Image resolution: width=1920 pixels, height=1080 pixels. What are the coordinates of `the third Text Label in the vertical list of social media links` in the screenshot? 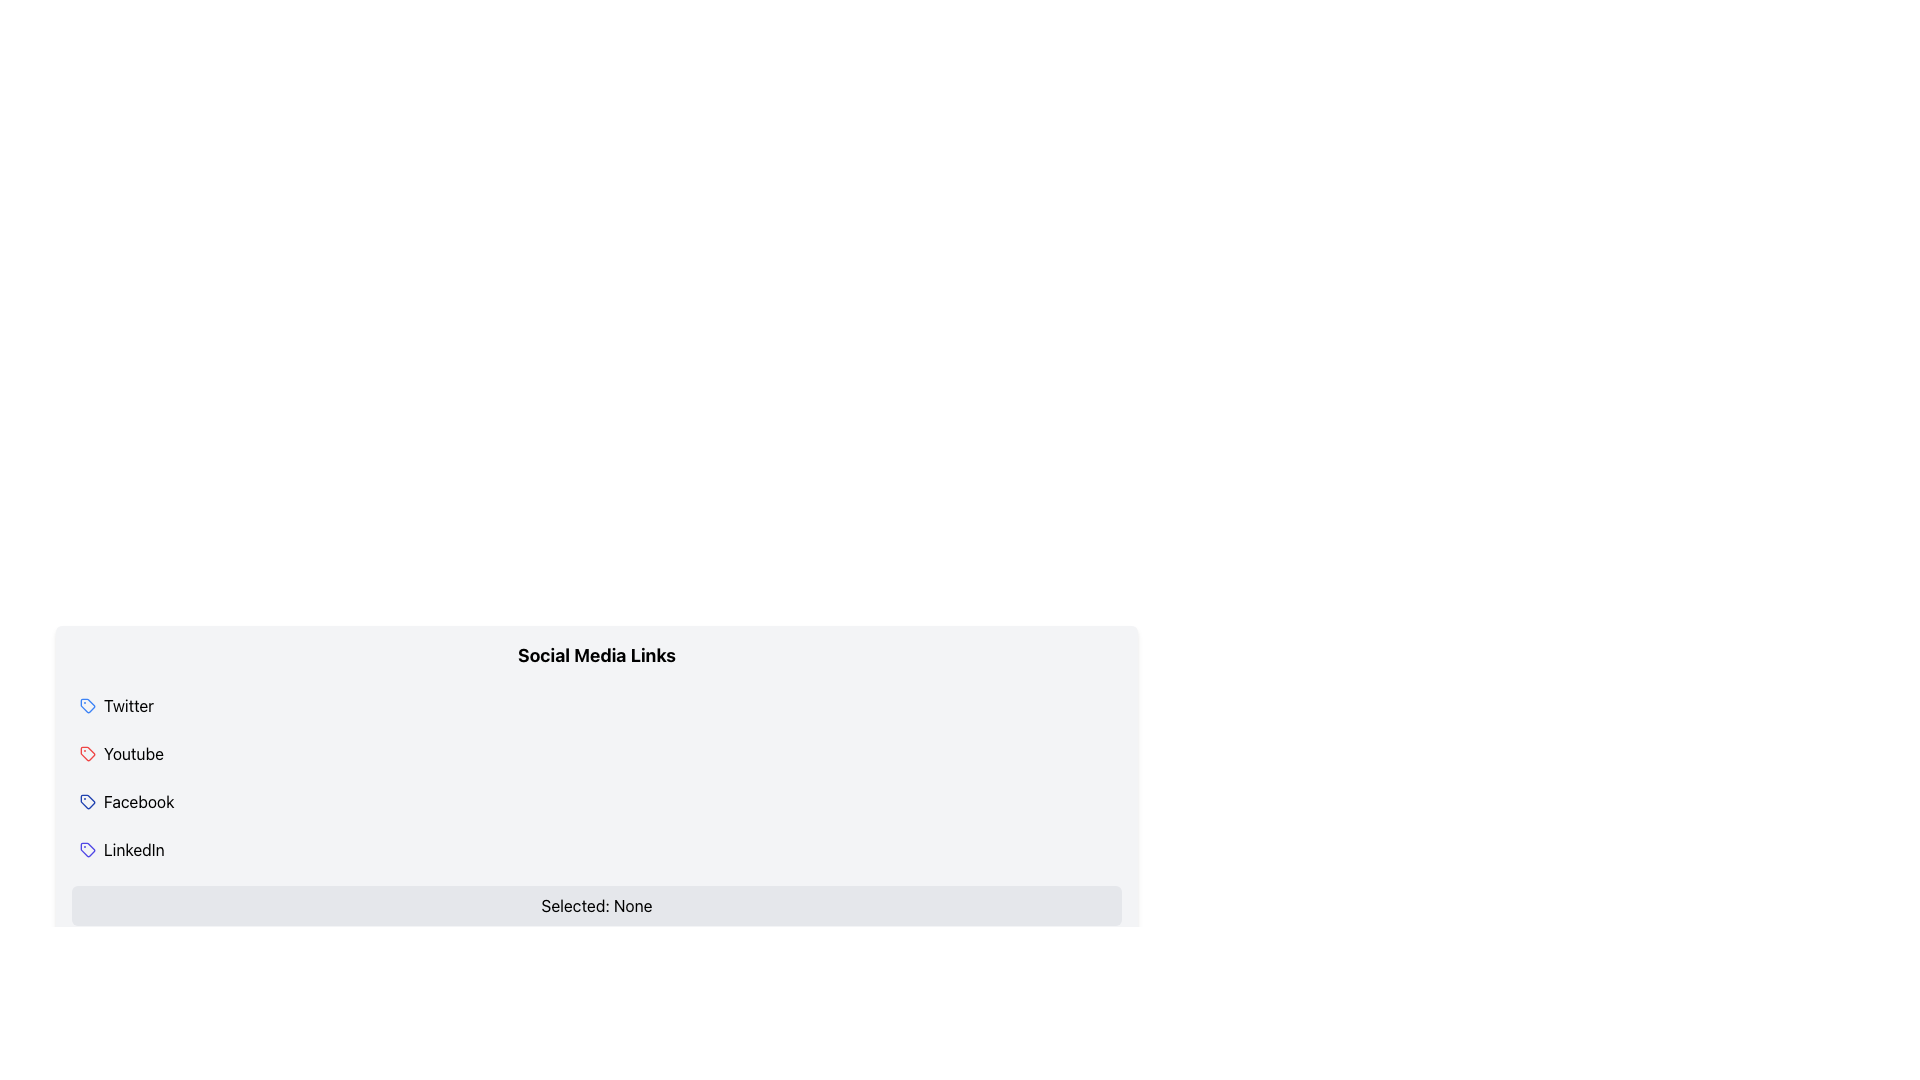 It's located at (138, 801).